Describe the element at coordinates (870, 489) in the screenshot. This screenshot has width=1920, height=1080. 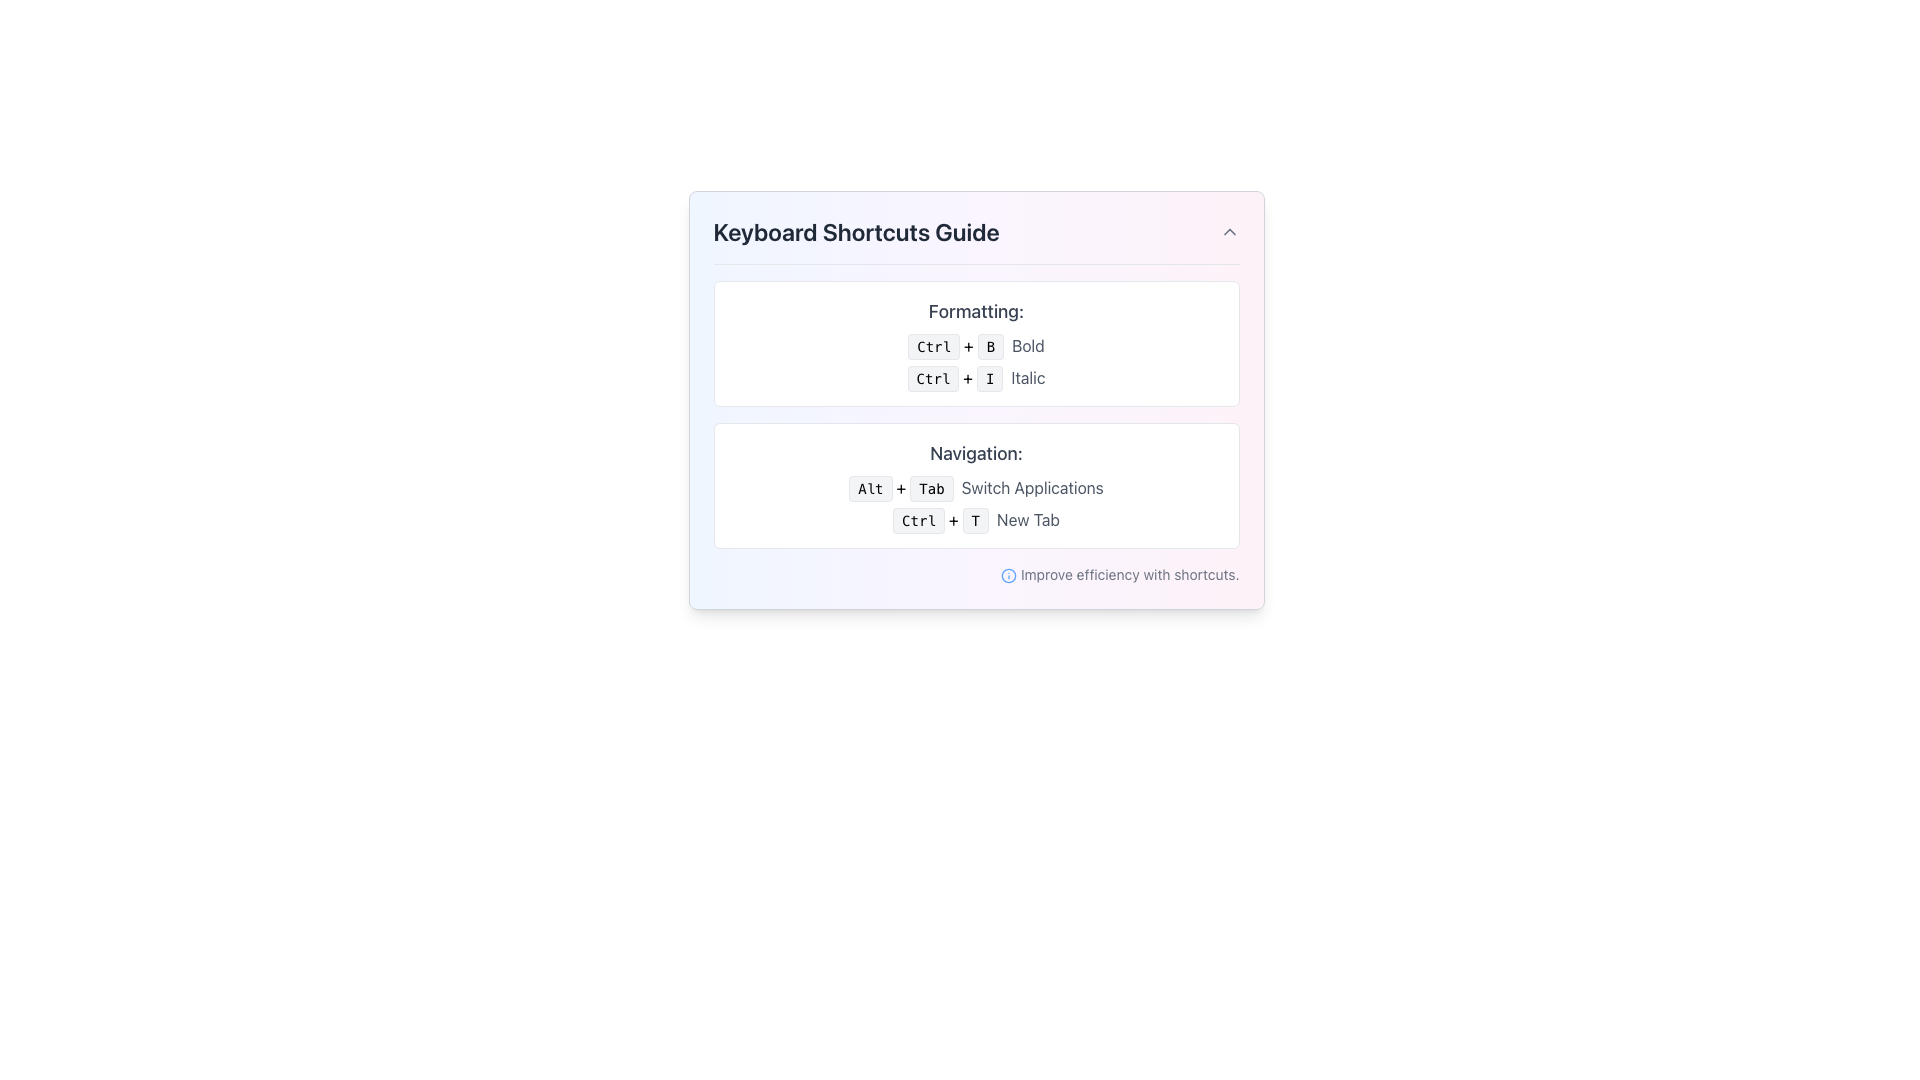
I see `the 'Alt' button-like label in the 'Navigation' section of the 'Keyboard Shortcuts Guide' panel, which has a light gray background and black border` at that location.